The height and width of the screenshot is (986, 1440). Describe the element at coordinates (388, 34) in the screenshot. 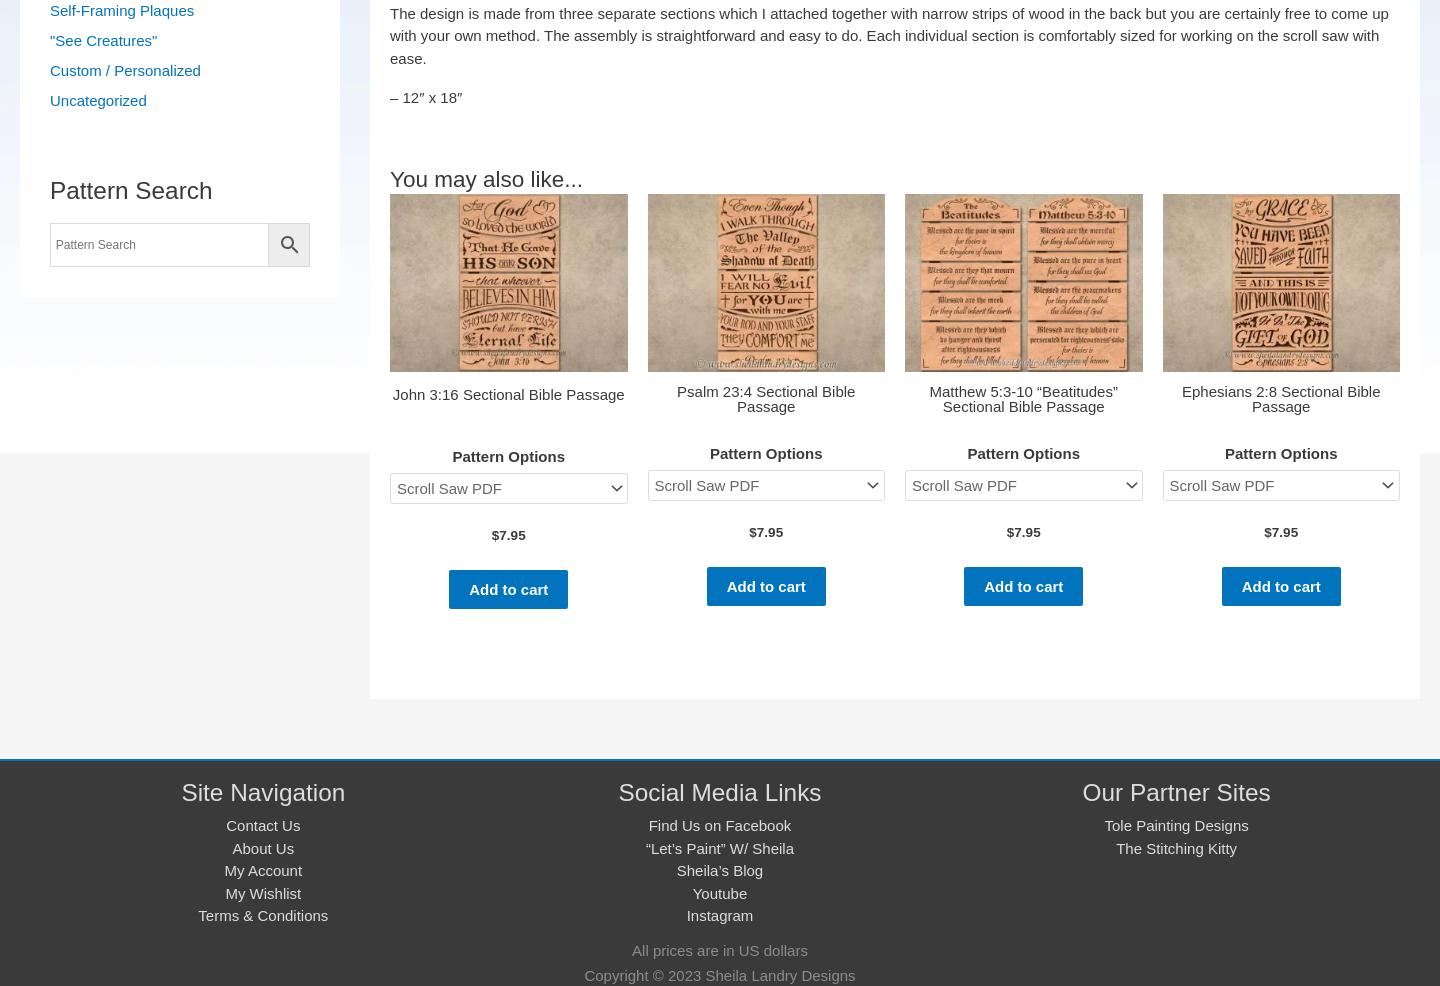

I see `'The design is made from three separate sections which I attached together with narrow strips of wood in the back but you are certainly free to come up with your own method. The assembly is straightforward and easy to do. Each individual section is comfortably sized for working on the scroll saw with ease.'` at that location.